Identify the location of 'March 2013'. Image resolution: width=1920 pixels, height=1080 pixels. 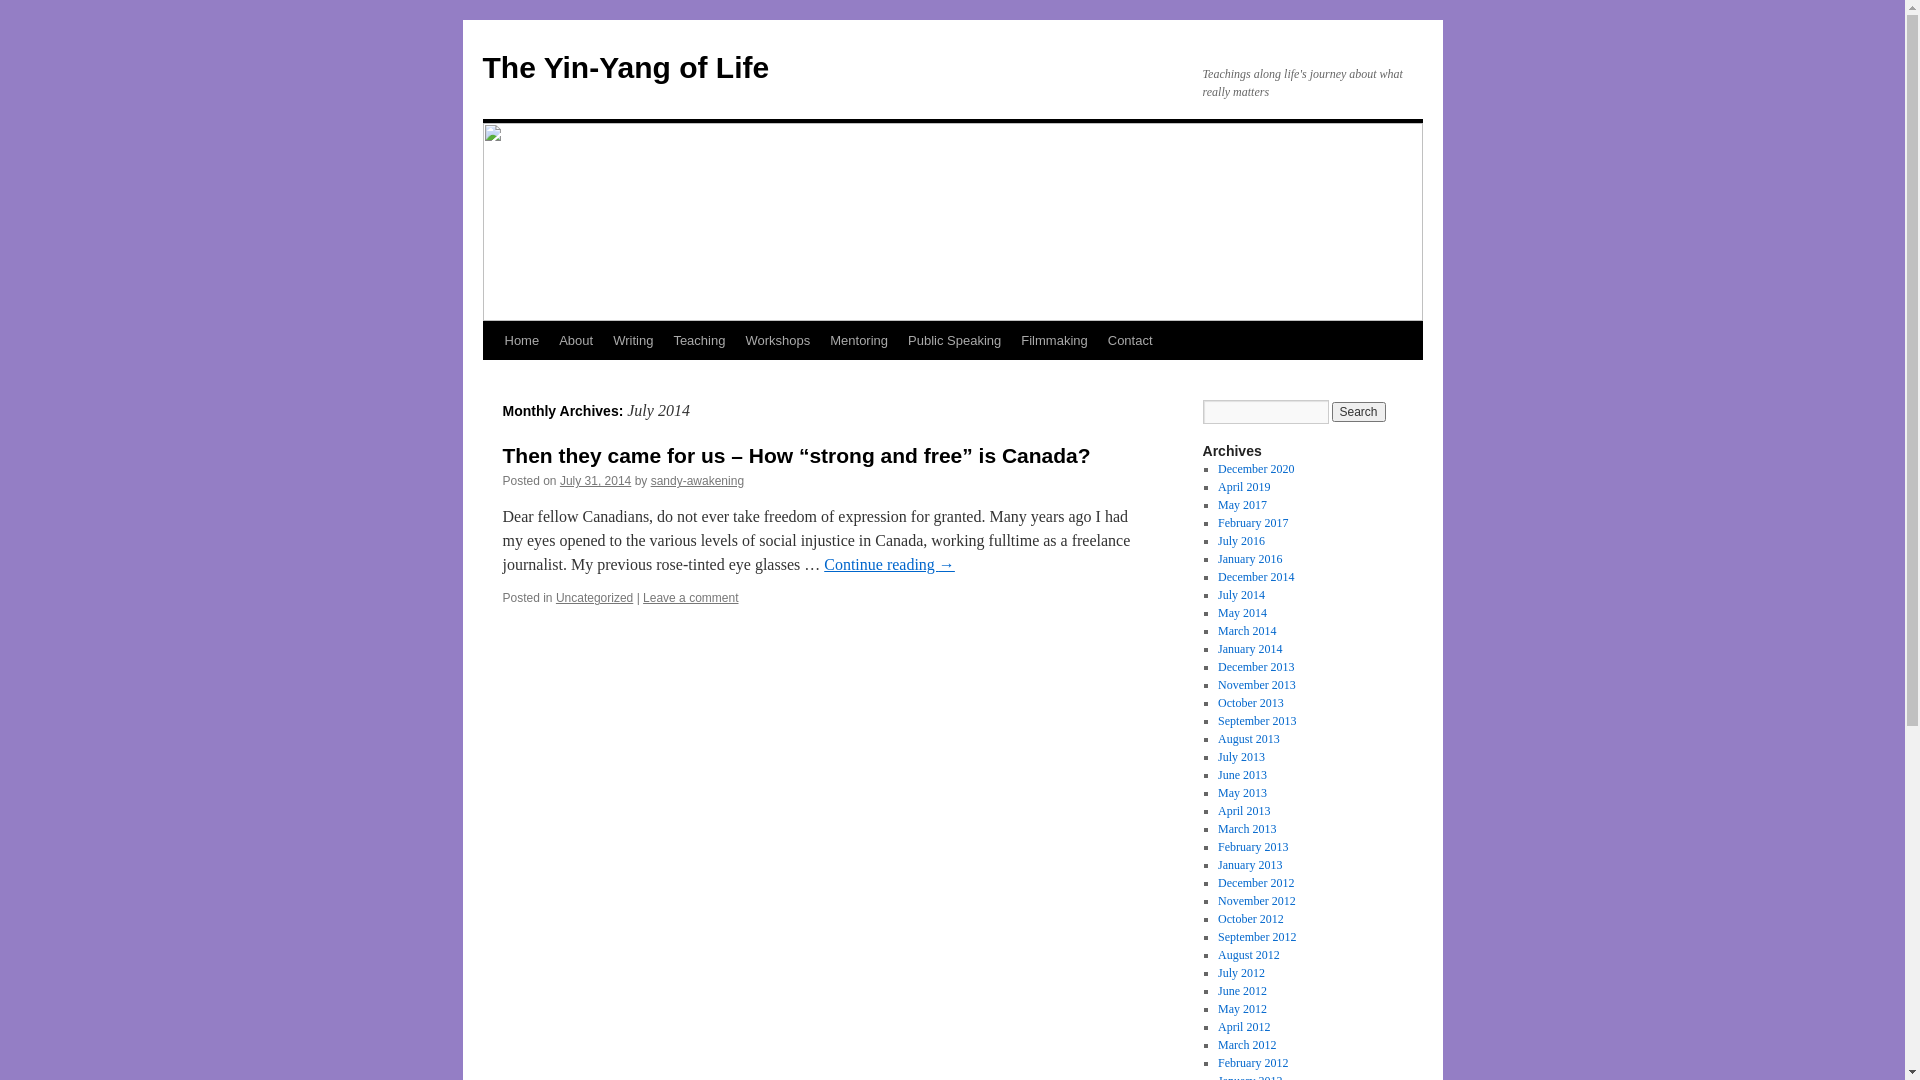
(1246, 829).